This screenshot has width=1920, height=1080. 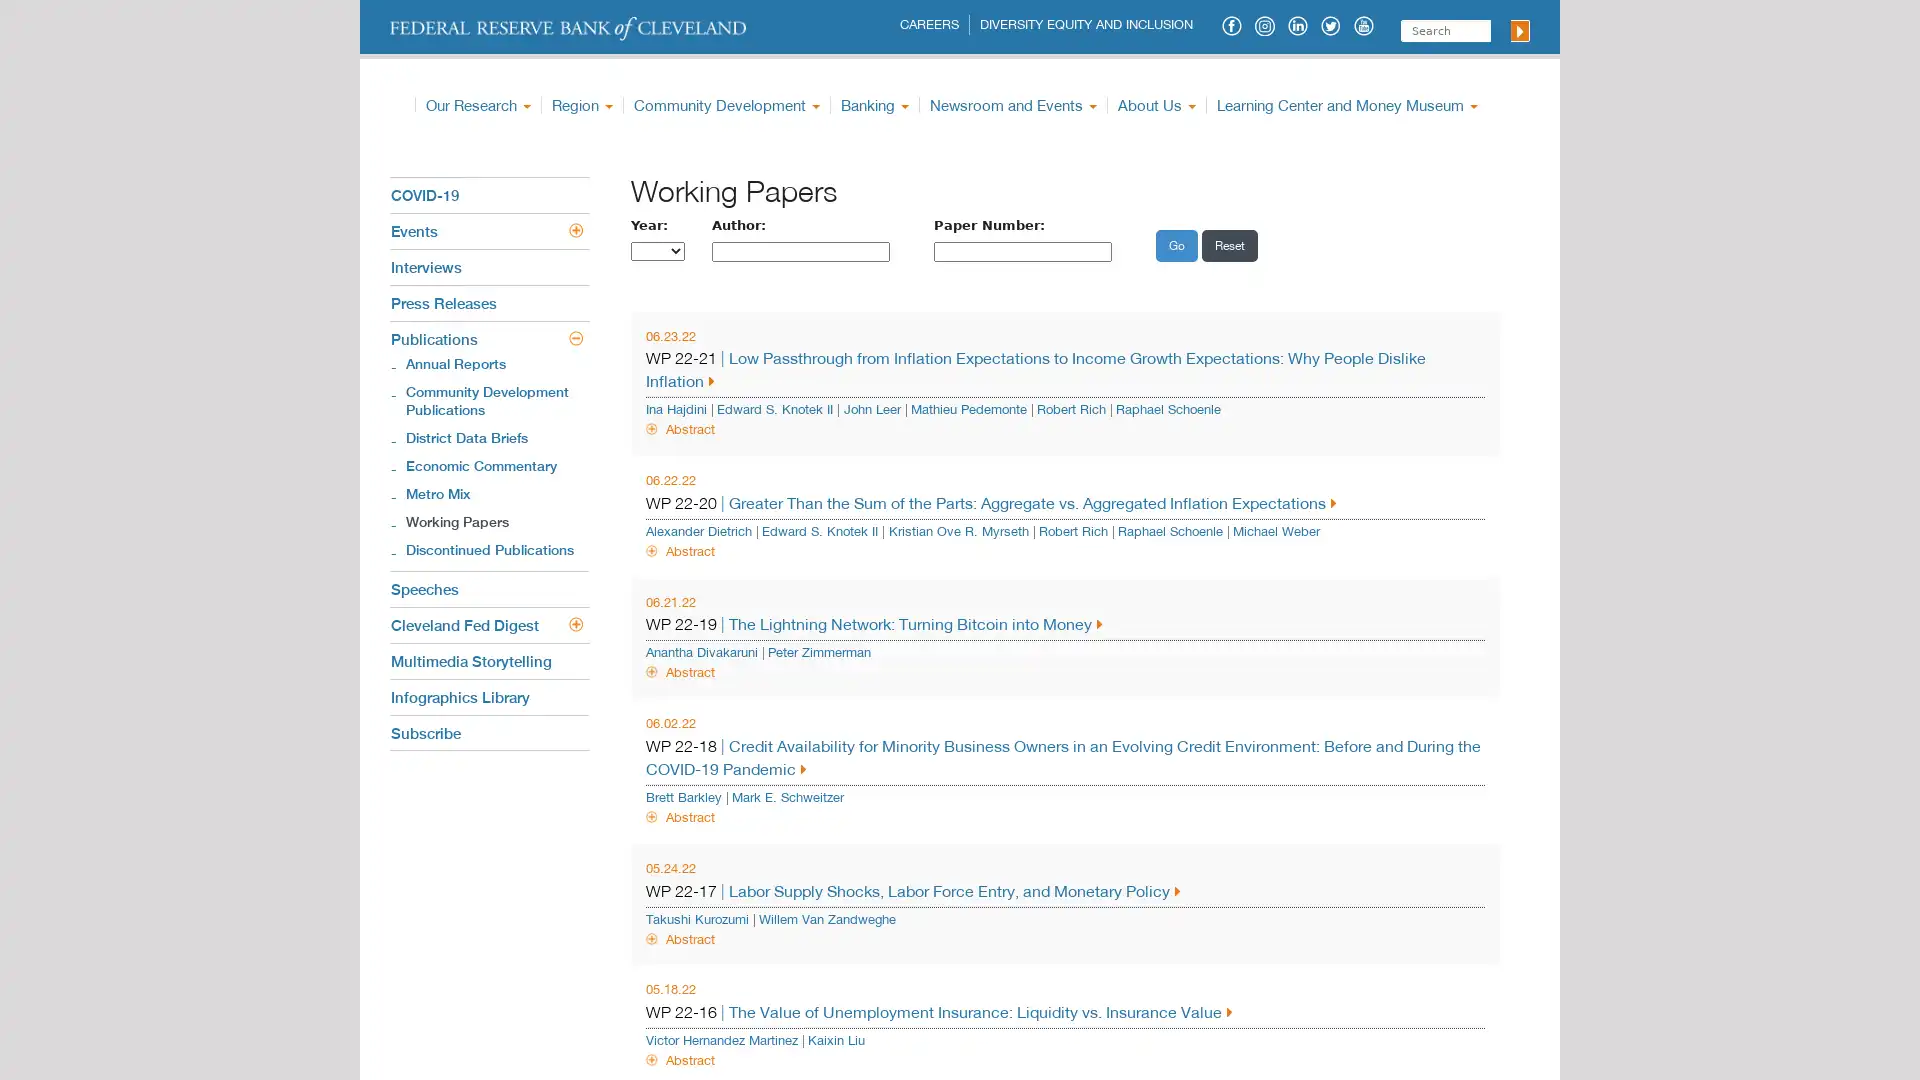 I want to click on Reset, so click(x=1228, y=244).